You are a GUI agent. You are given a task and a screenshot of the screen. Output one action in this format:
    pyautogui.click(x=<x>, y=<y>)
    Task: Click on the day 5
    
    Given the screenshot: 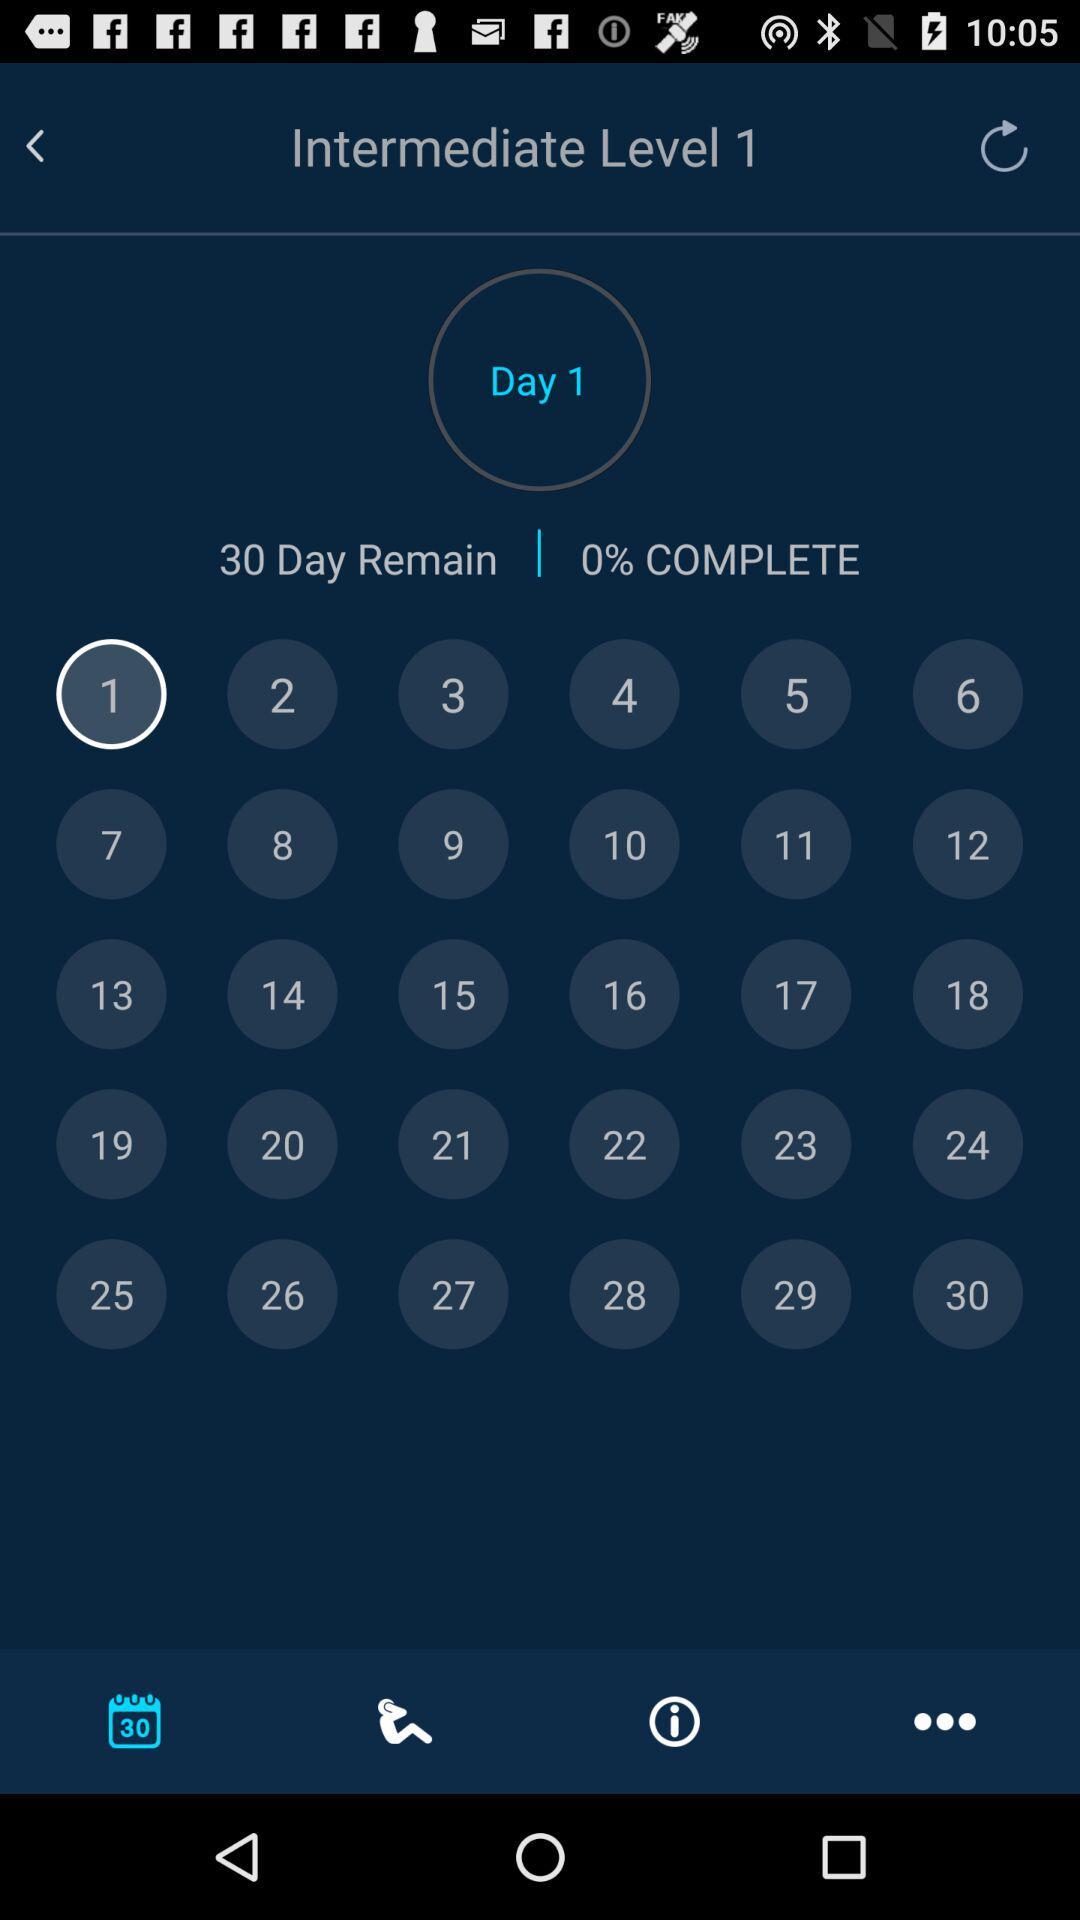 What is the action you would take?
    pyautogui.click(x=795, y=694)
    